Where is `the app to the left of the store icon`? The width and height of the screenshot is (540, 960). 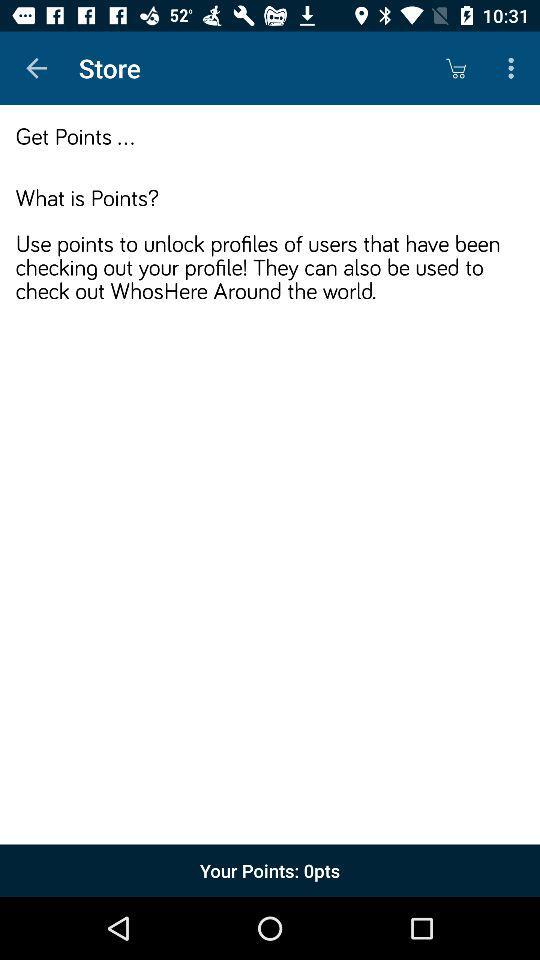
the app to the left of the store icon is located at coordinates (36, 68).